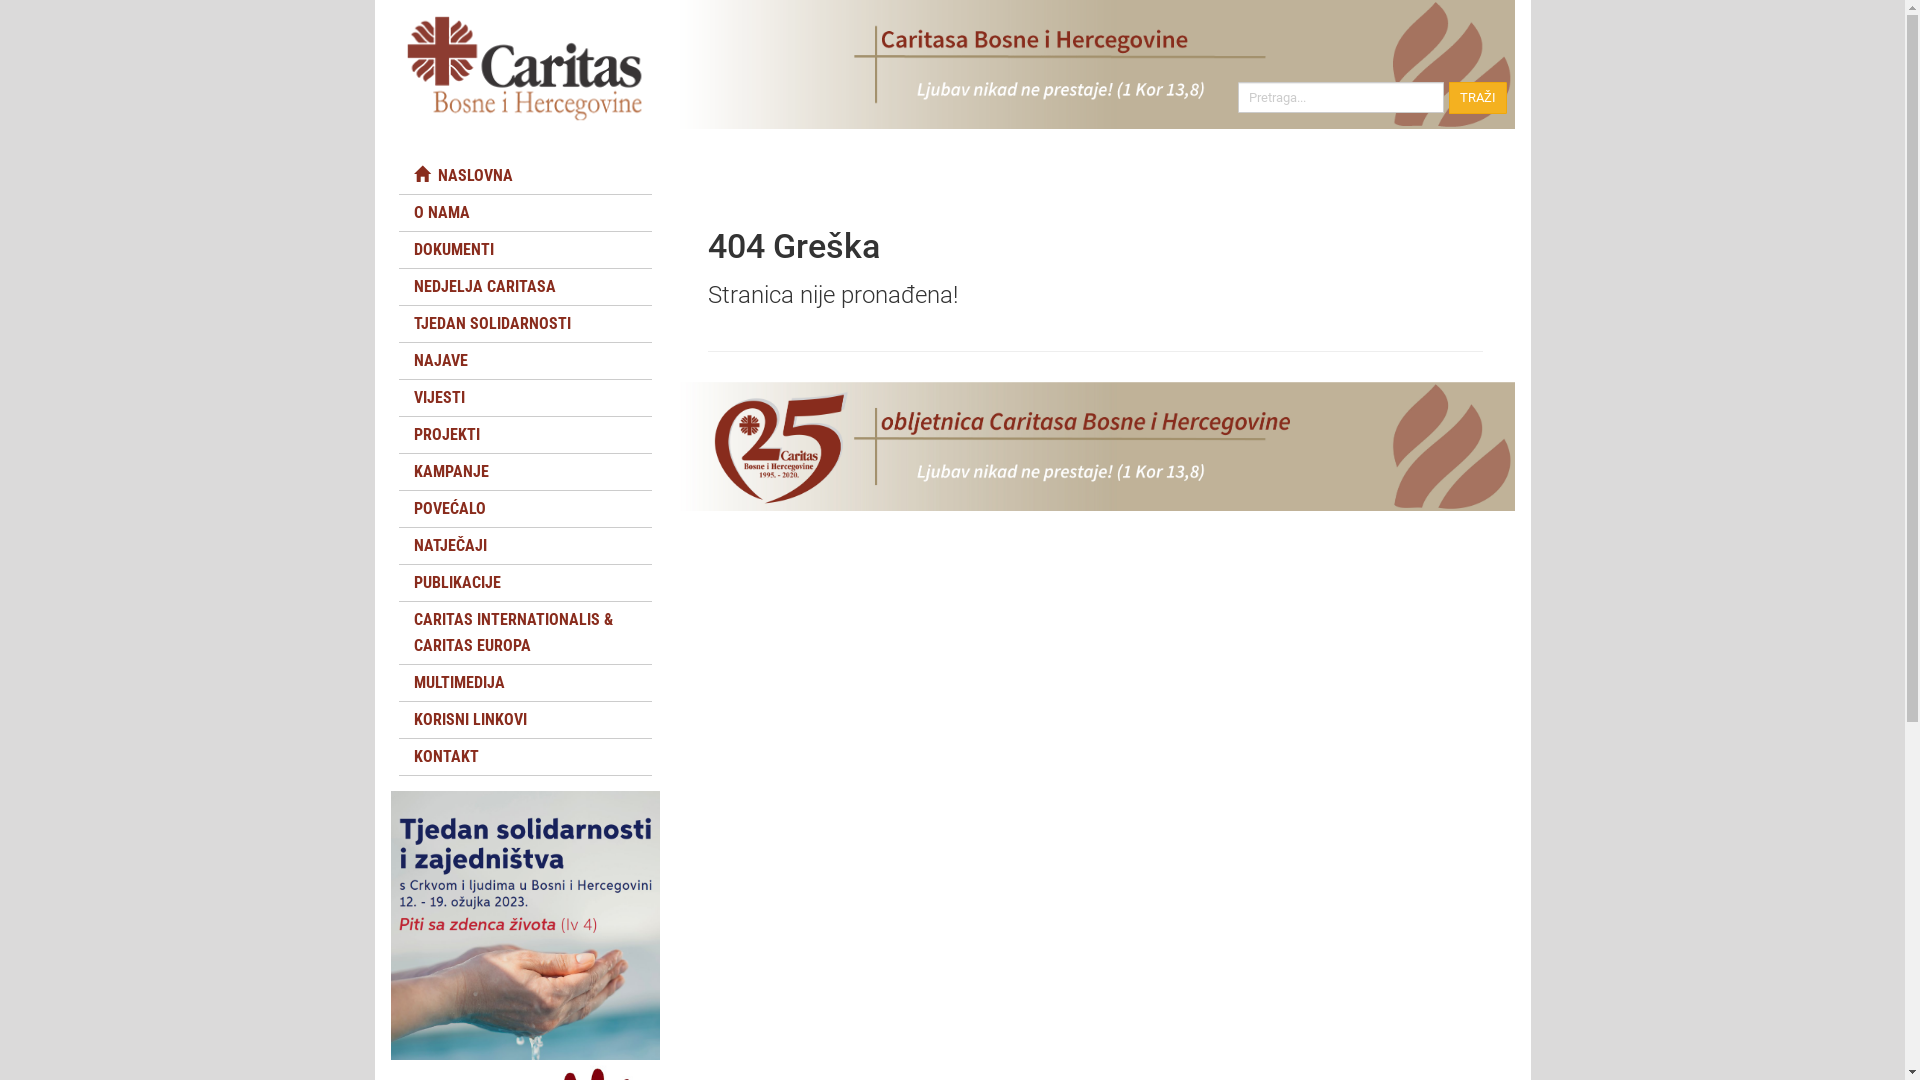 This screenshot has width=1920, height=1080. What do you see at coordinates (524, 286) in the screenshot?
I see `'NEDJELJA CARITASA'` at bounding box center [524, 286].